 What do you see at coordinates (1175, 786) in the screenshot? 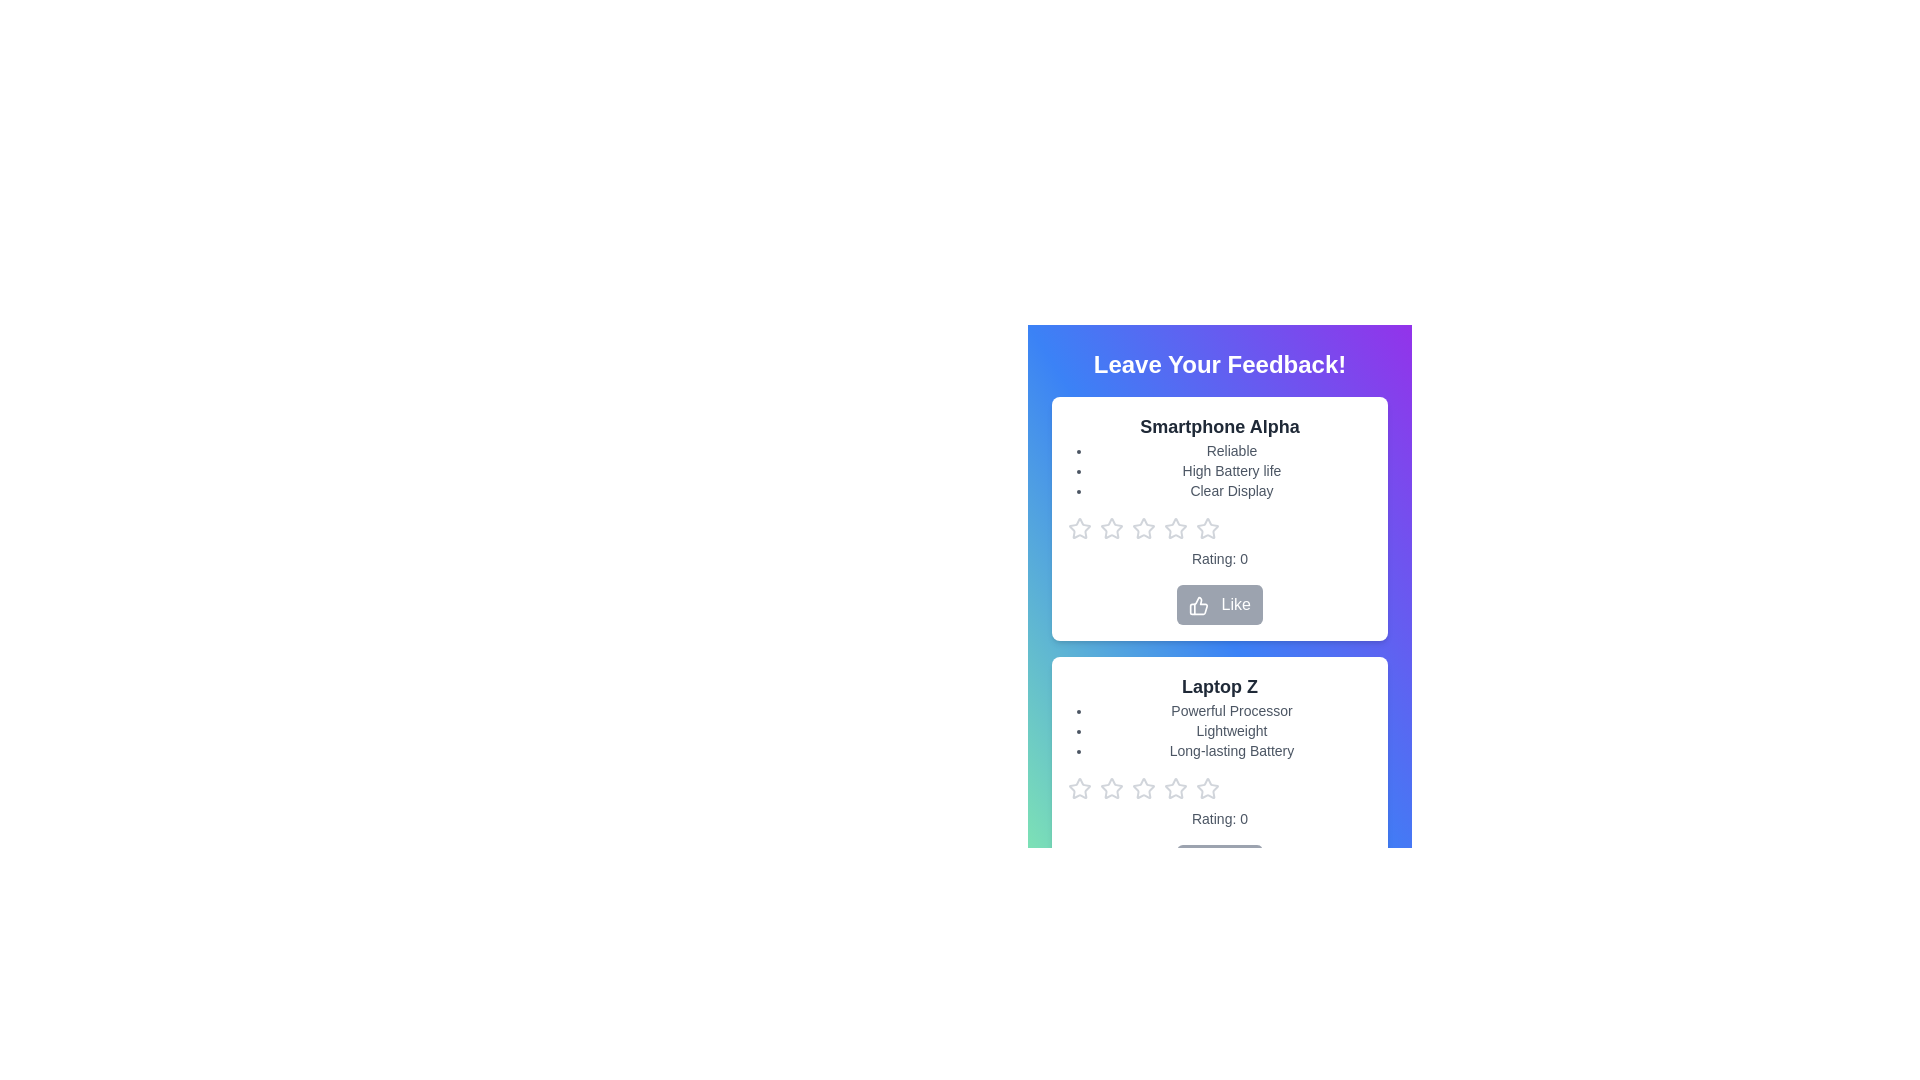
I see `the fourth rating star icon` at bounding box center [1175, 786].